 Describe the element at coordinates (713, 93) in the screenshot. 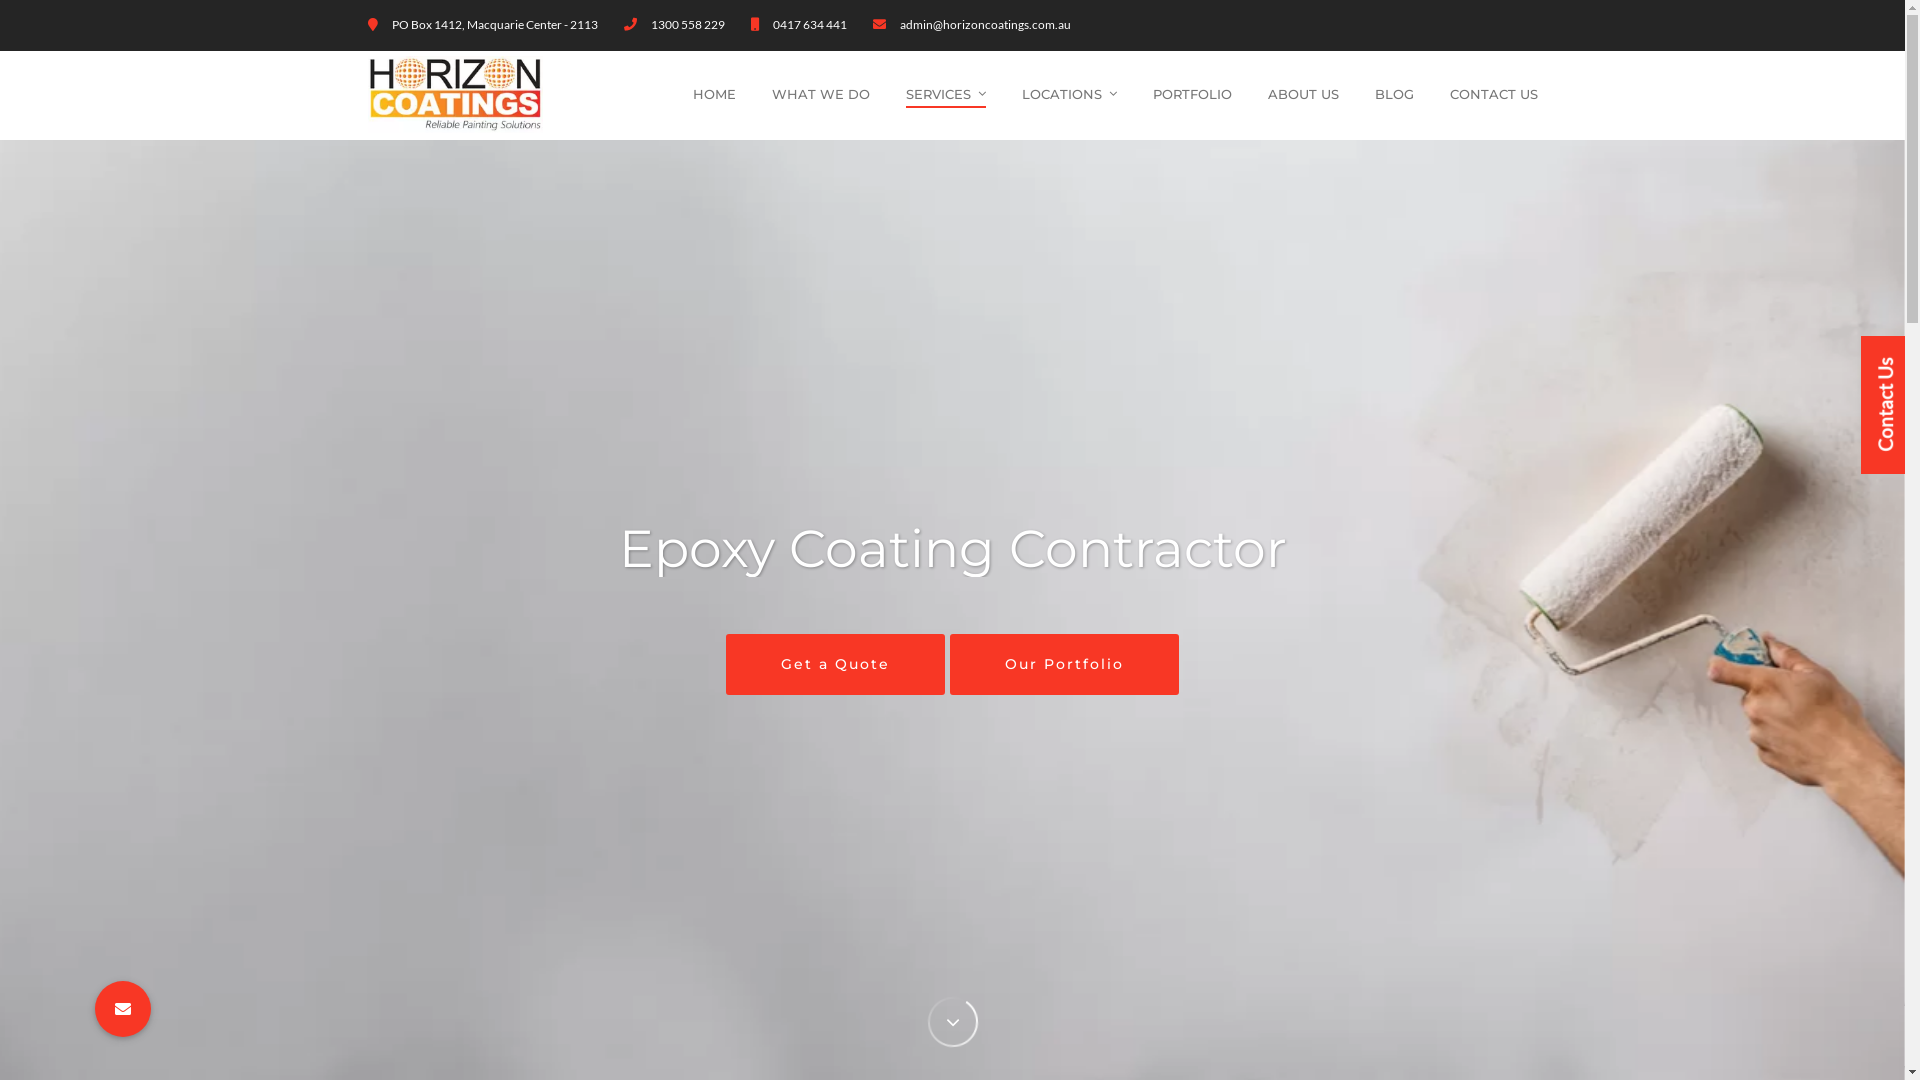

I see `'HOME'` at that location.